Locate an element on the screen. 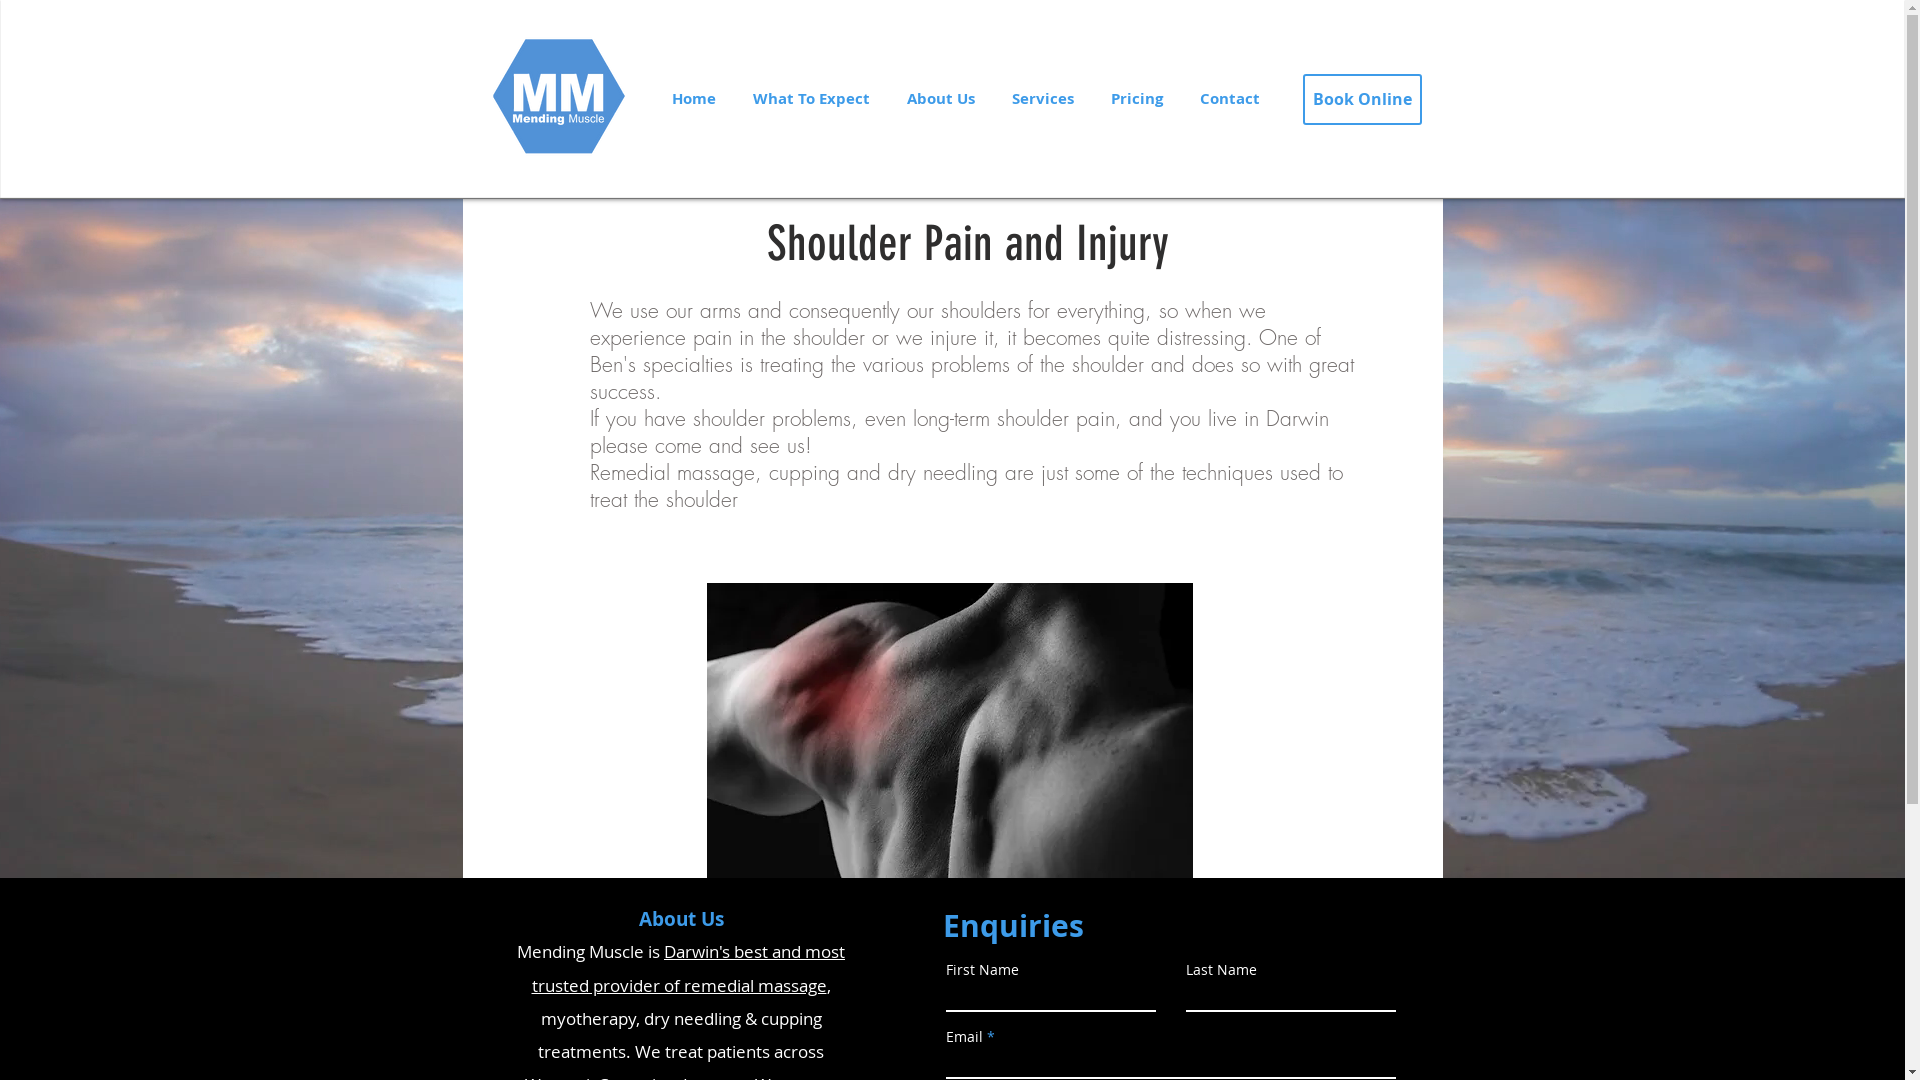 The width and height of the screenshot is (1920, 1080). 'Home' is located at coordinates (692, 99).